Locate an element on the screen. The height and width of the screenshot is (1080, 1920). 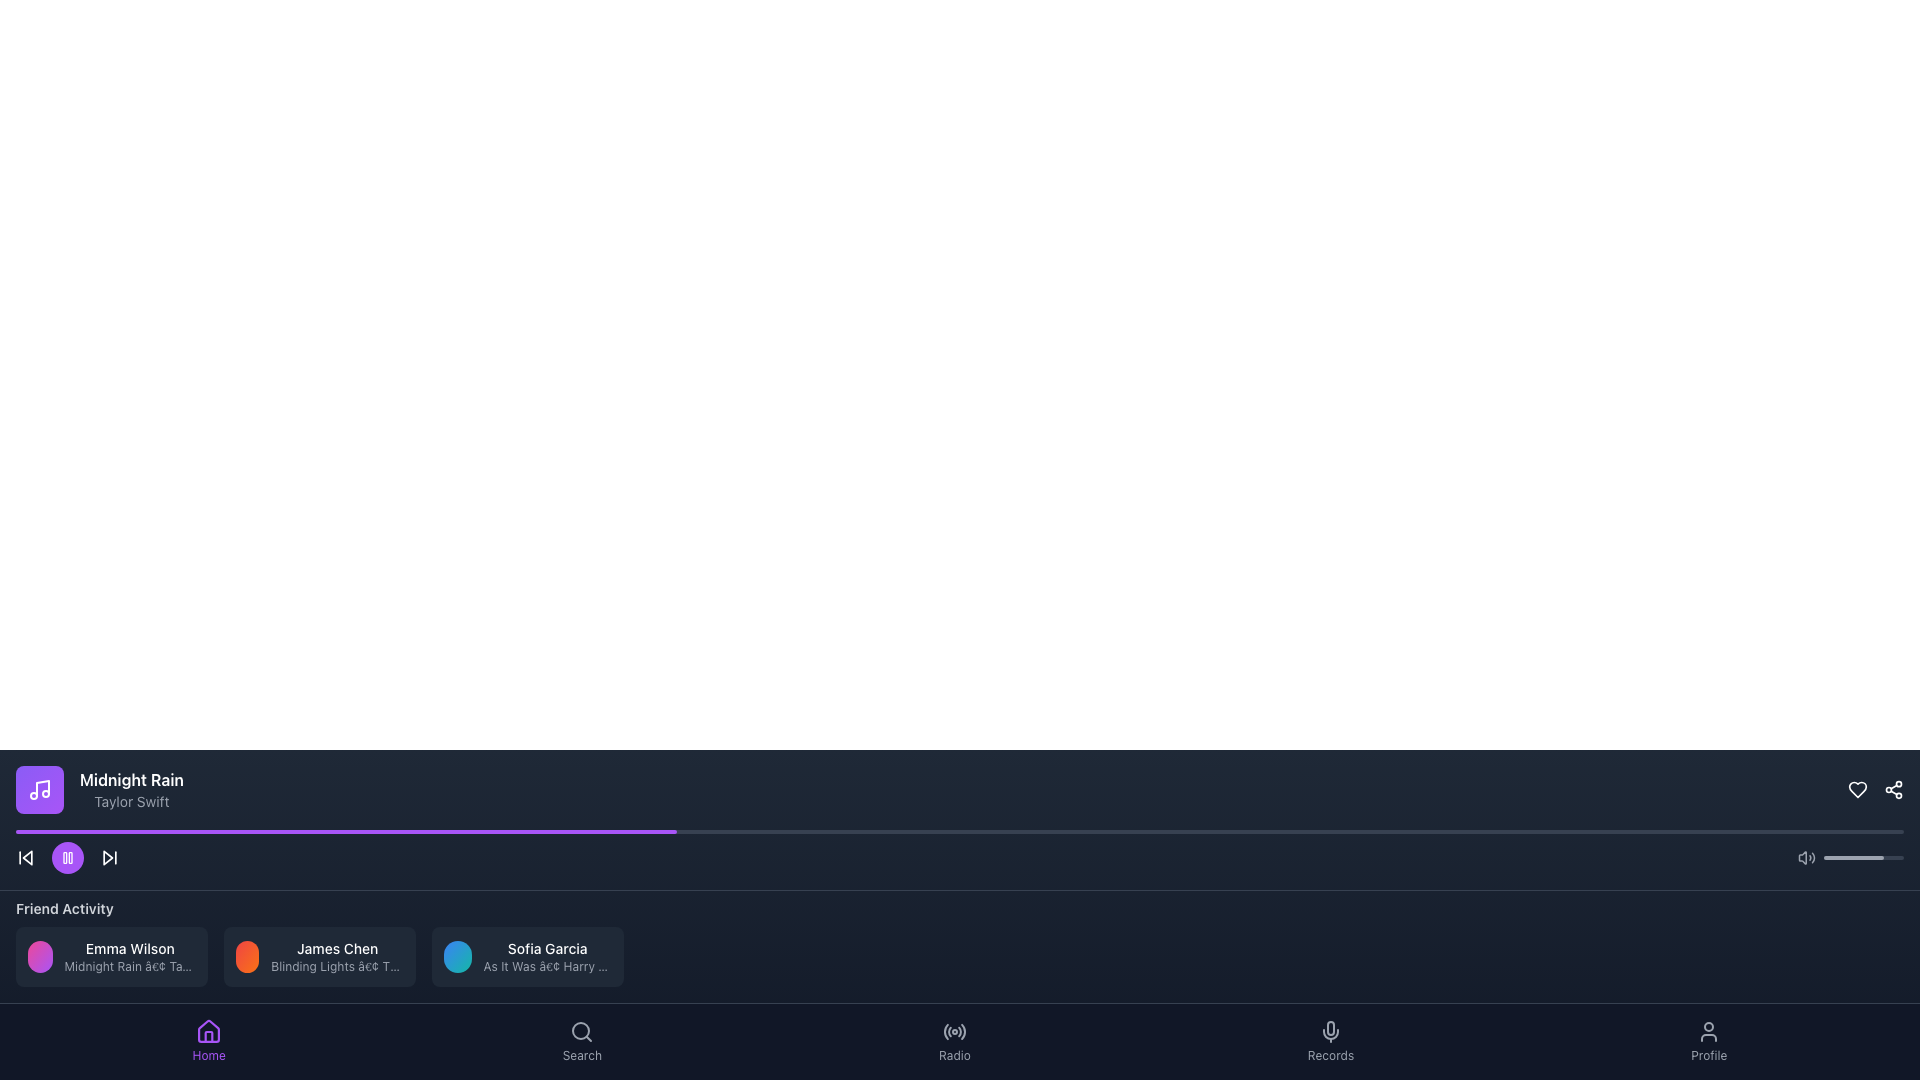
text label indicating the 'Home' section, which is located in the navigation bar at the bottom of the interface, positioned below the house icon is located at coordinates (209, 1055).